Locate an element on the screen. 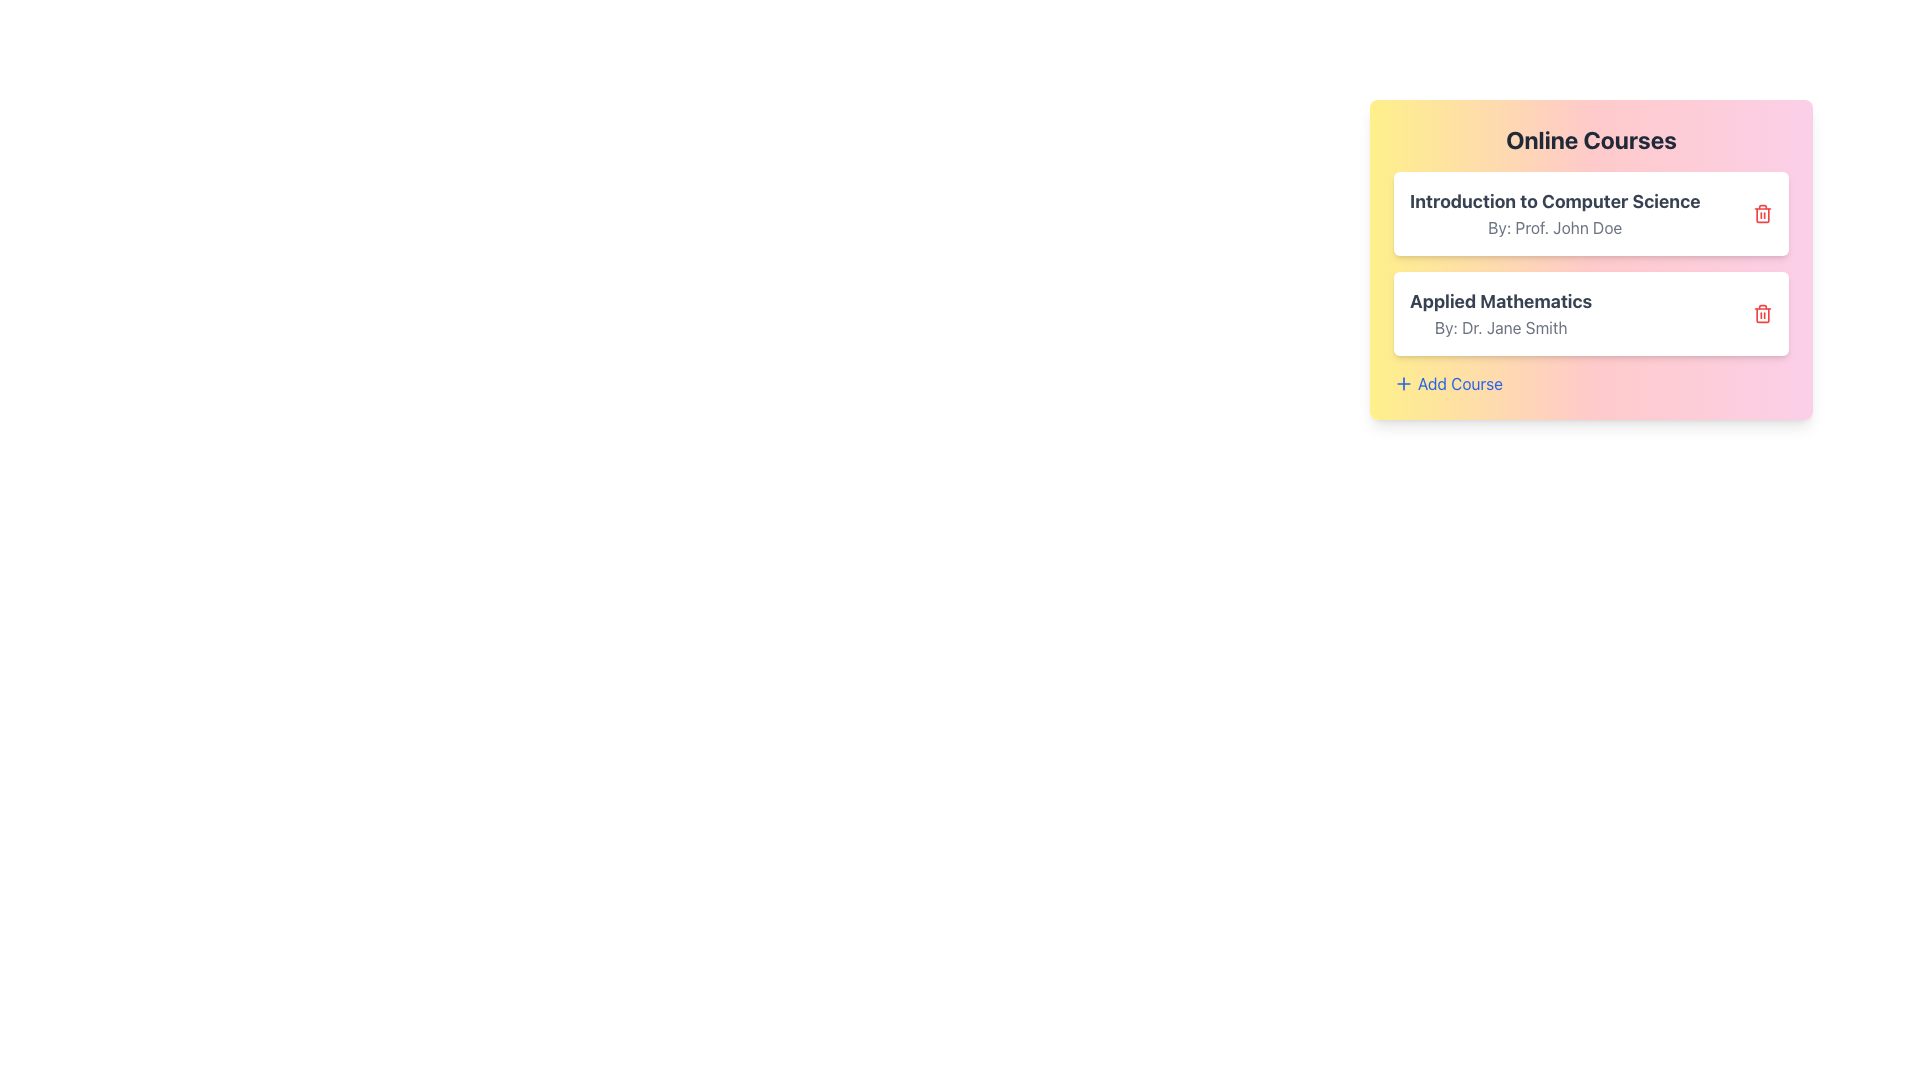 The image size is (1920, 1080). the text label that reads 'By: Prof. John Doe', which is a smaller, gray-colored font positioned directly below 'Introduction to Computer Science' in the first course card under the 'Online Courses' section is located at coordinates (1554, 226).